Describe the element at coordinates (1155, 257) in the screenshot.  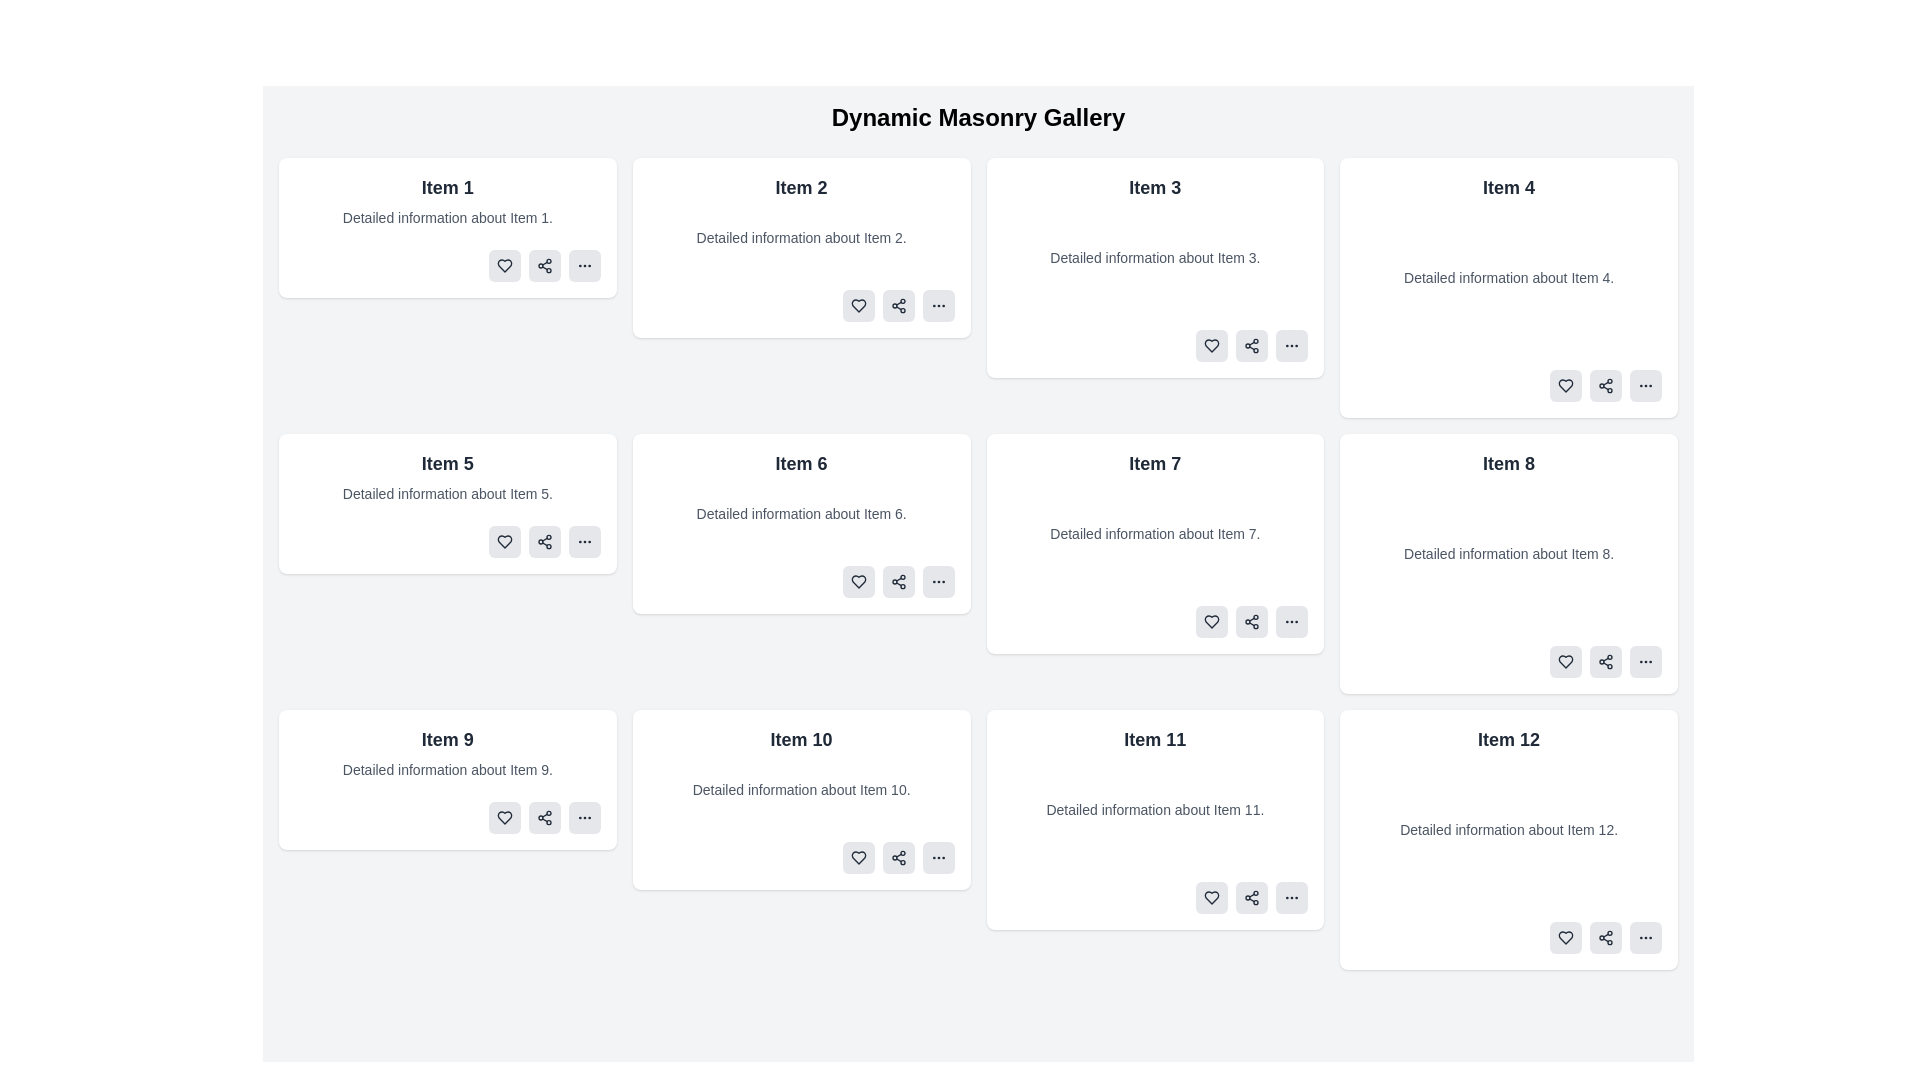
I see `the static text displaying 'Detailed information about Item 3.' which is located below the title 'Item 3' within its card layout` at that location.